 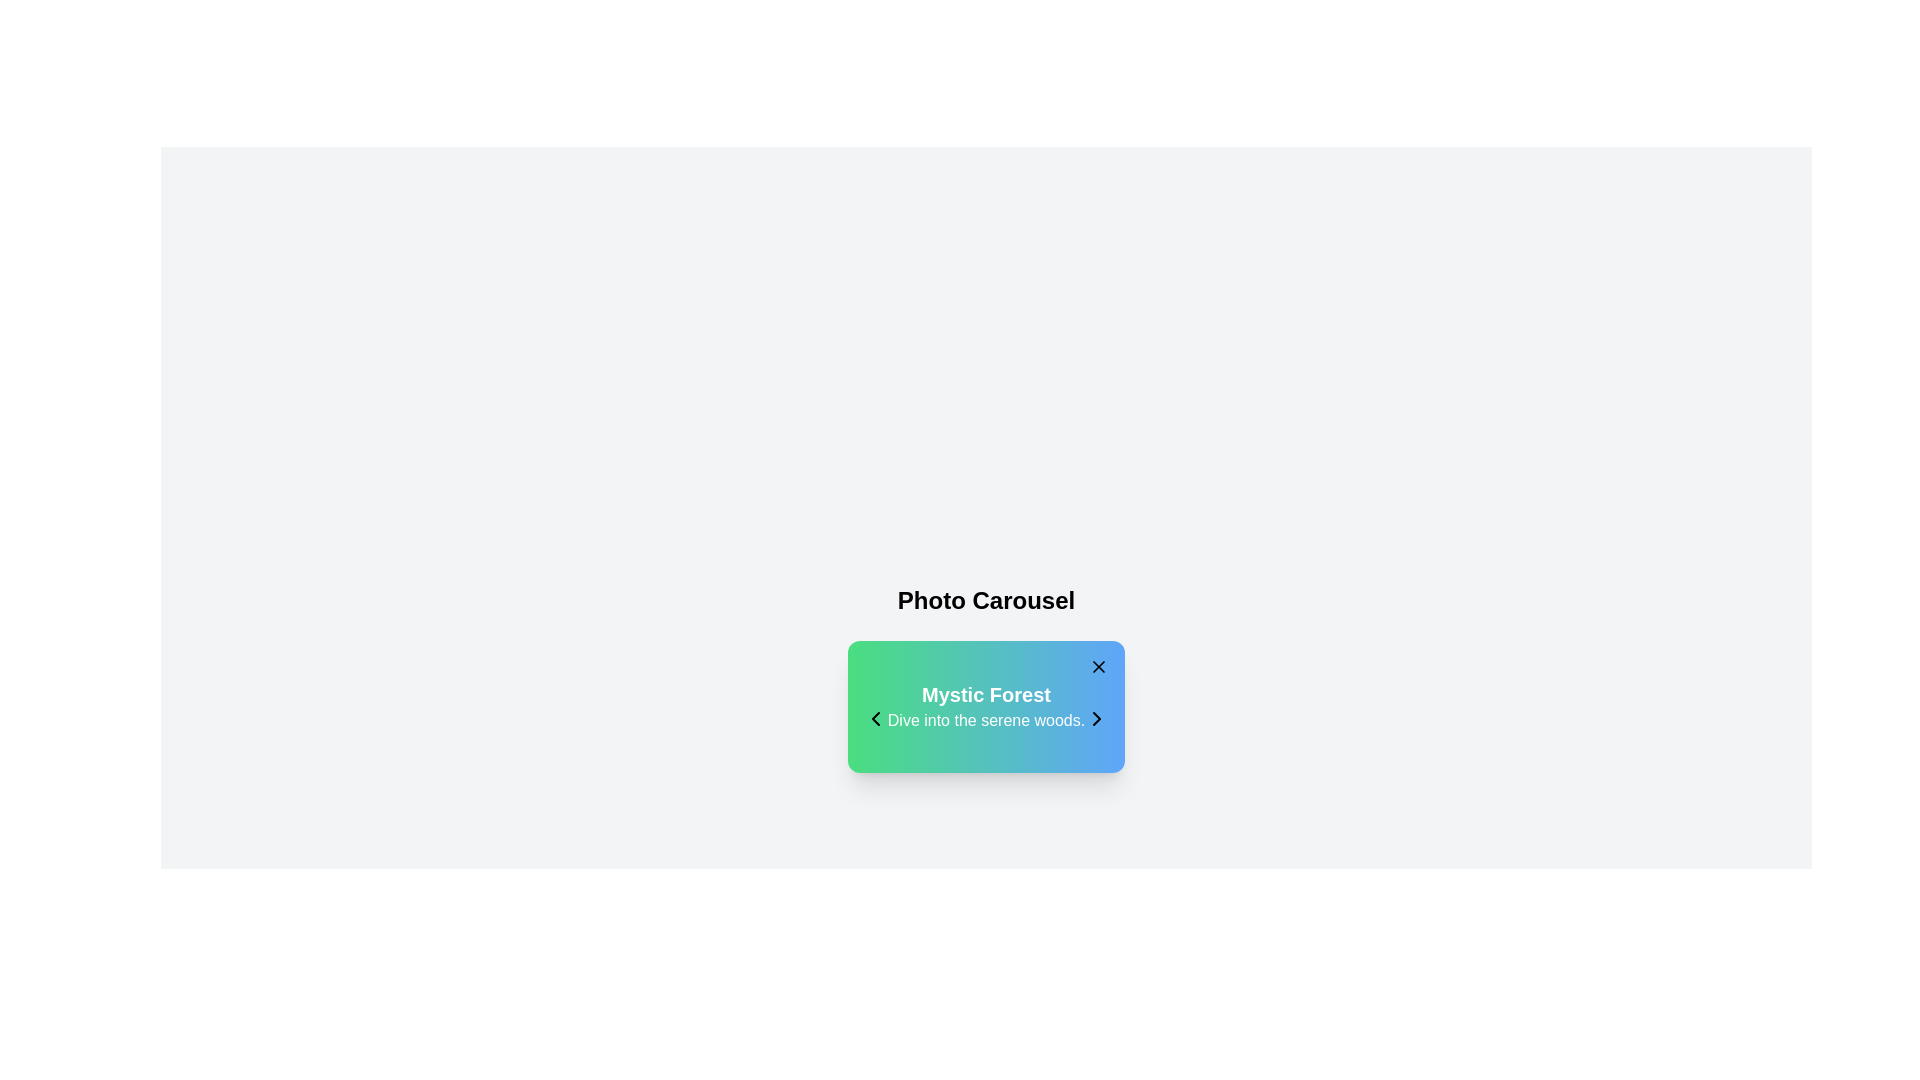 What do you see at coordinates (986, 693) in the screenshot?
I see `header text 'Mystic Forest' which is centered at the top of the card and serves as a title for the content` at bounding box center [986, 693].